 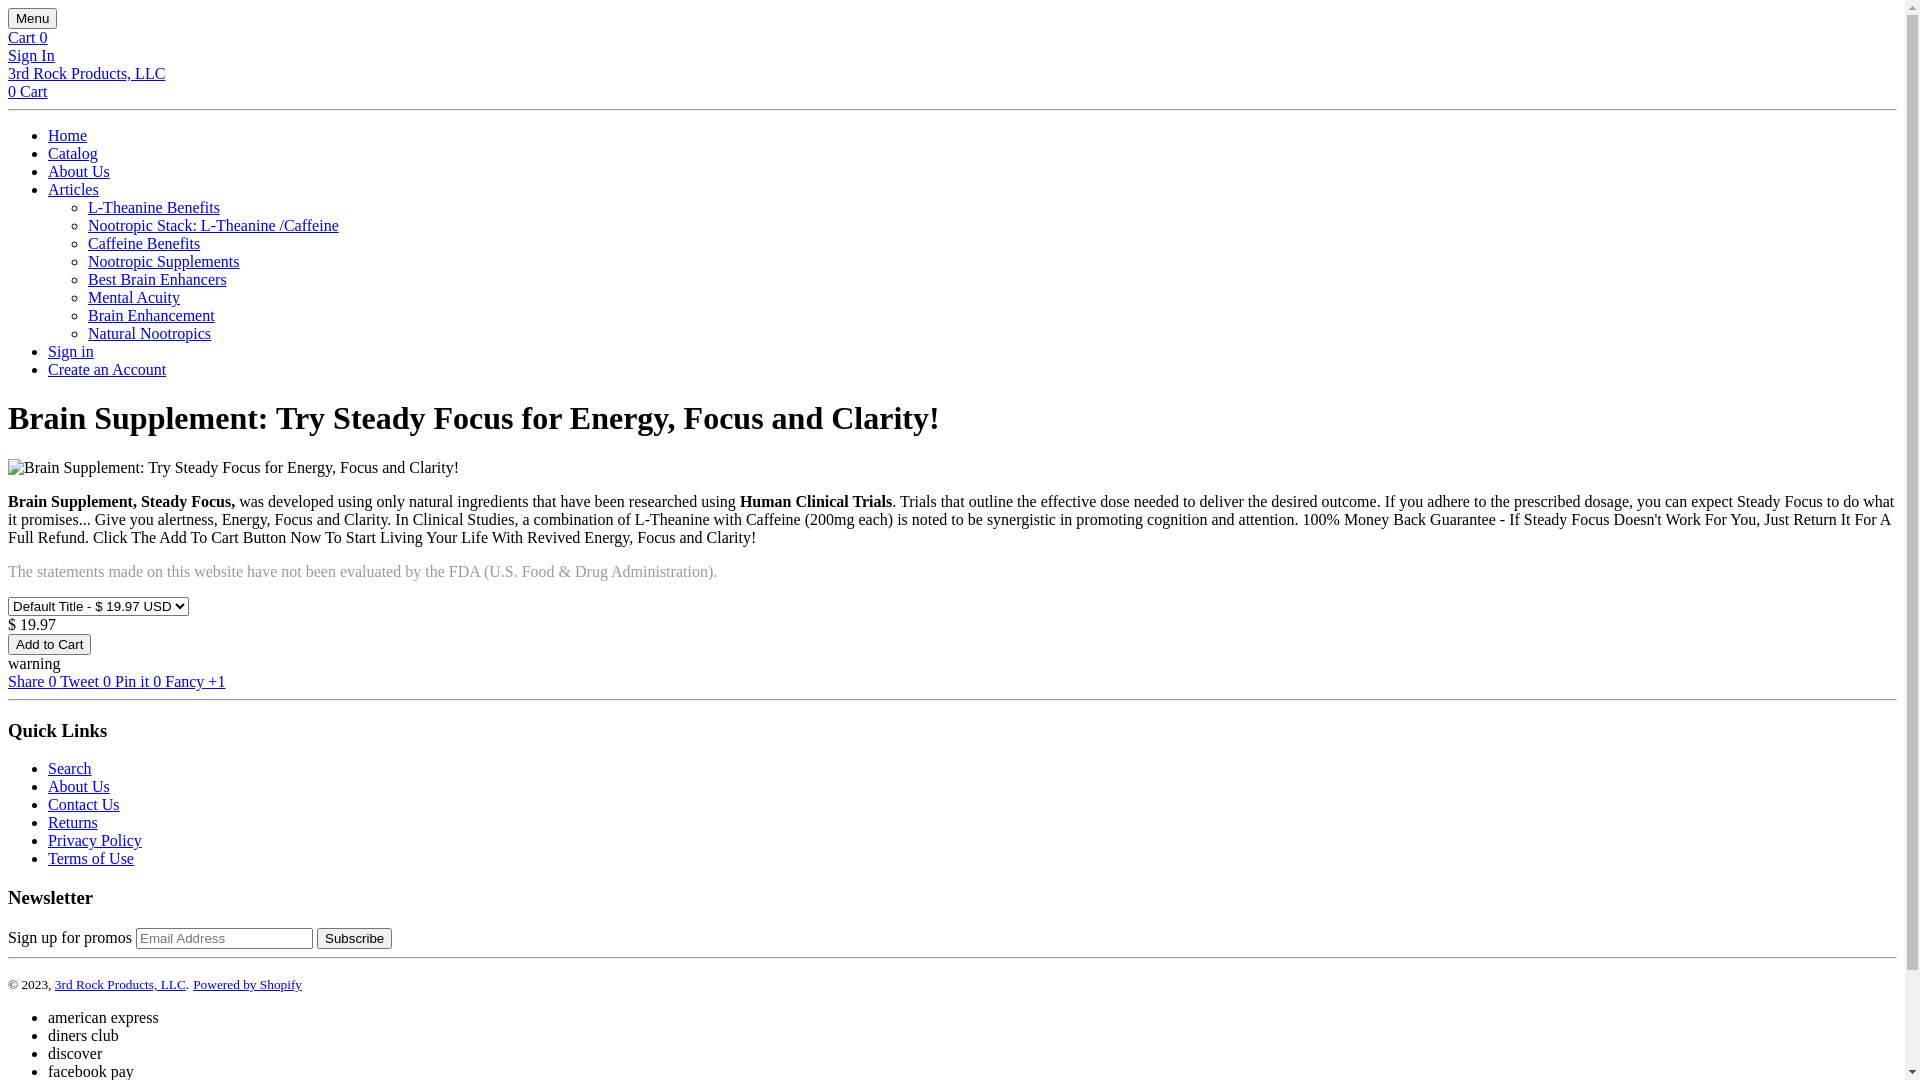 What do you see at coordinates (82, 803) in the screenshot?
I see `'Contact Us'` at bounding box center [82, 803].